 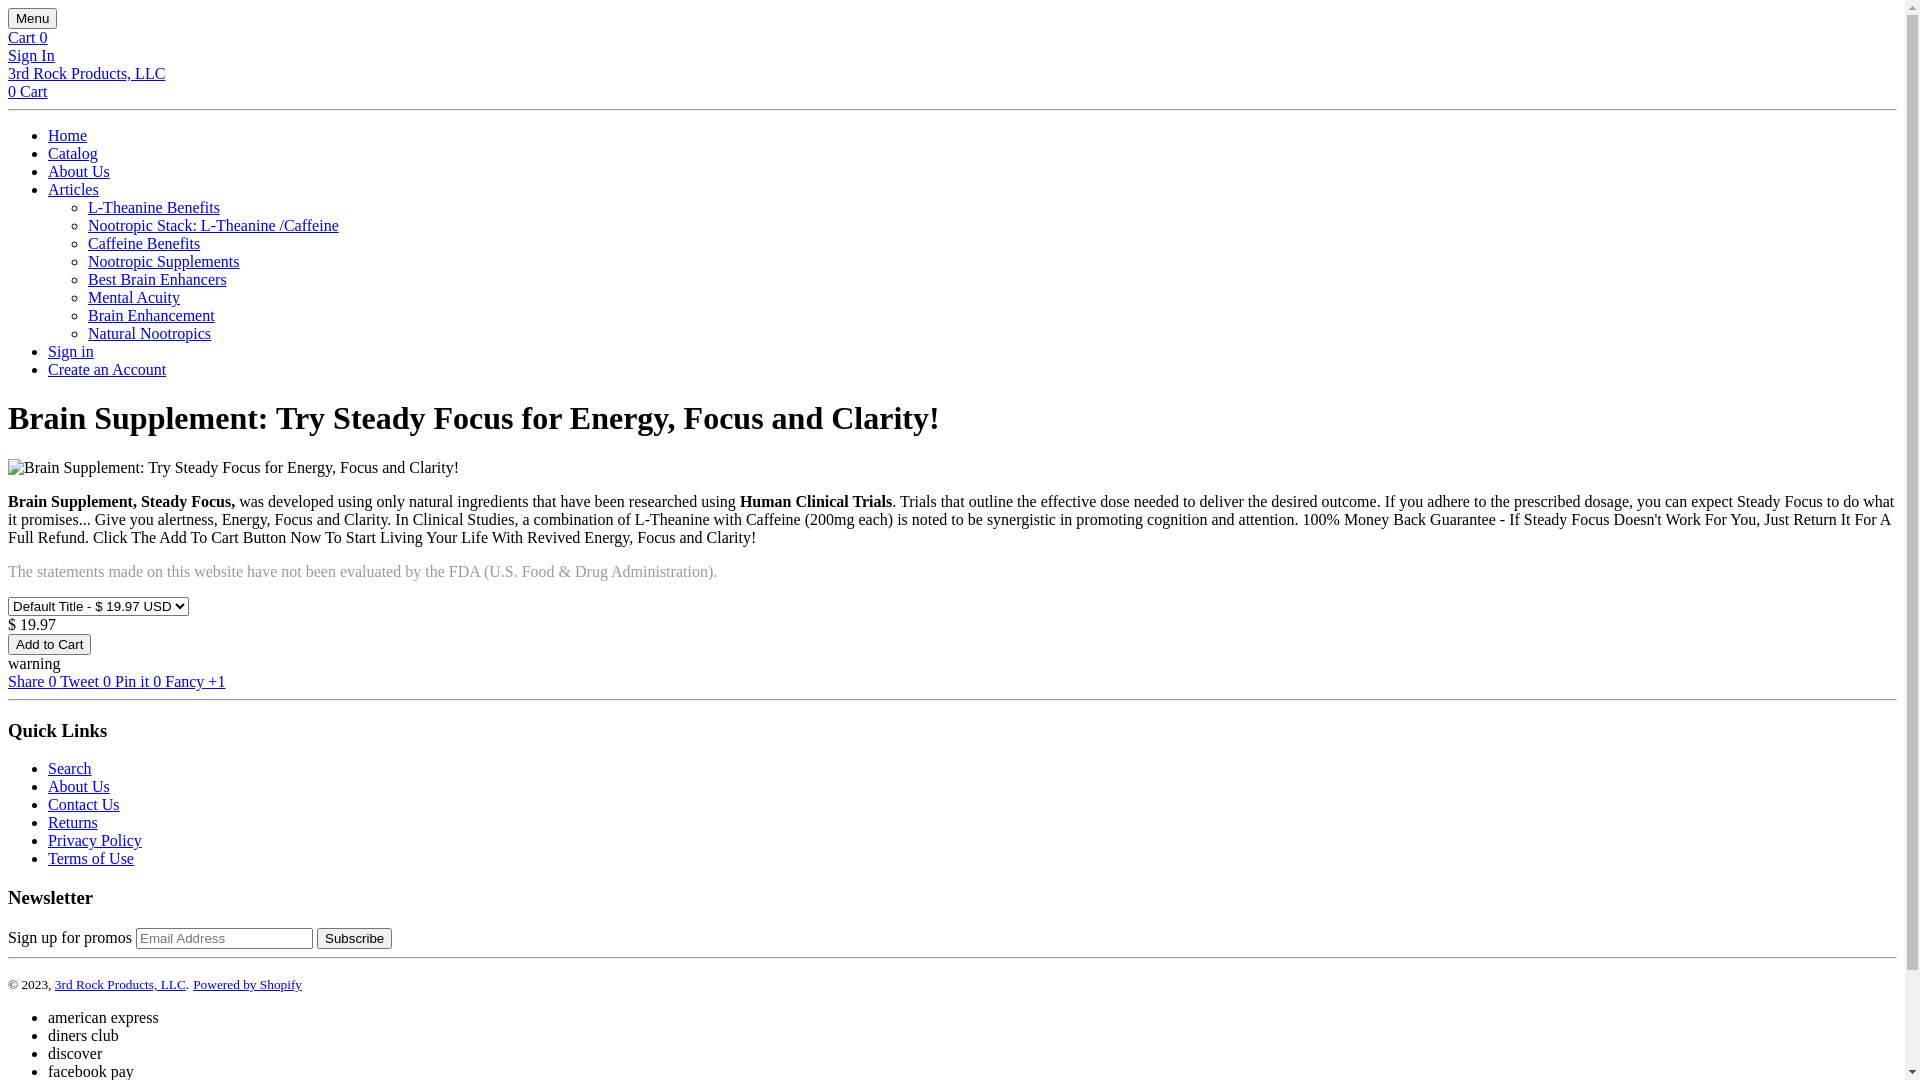 What do you see at coordinates (82, 803) in the screenshot?
I see `'Contact Us'` at bounding box center [82, 803].